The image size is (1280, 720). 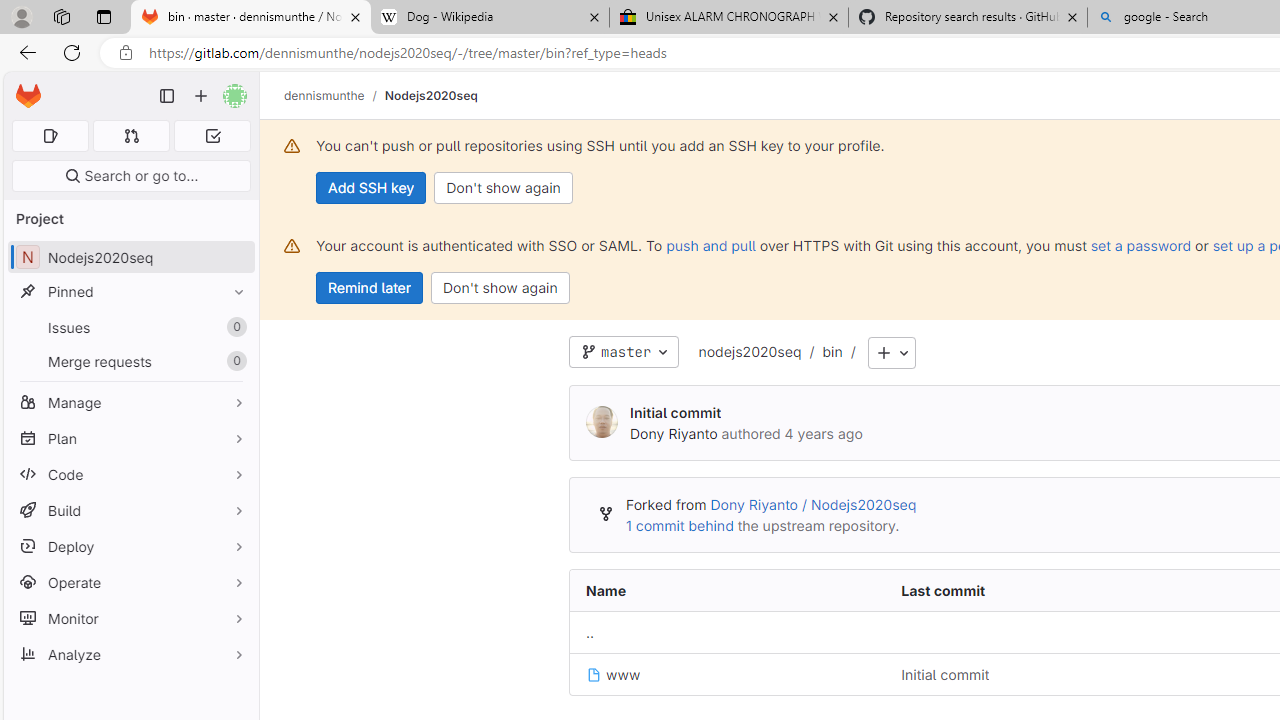 What do you see at coordinates (324, 95) in the screenshot?
I see `'dennismunthe'` at bounding box center [324, 95].